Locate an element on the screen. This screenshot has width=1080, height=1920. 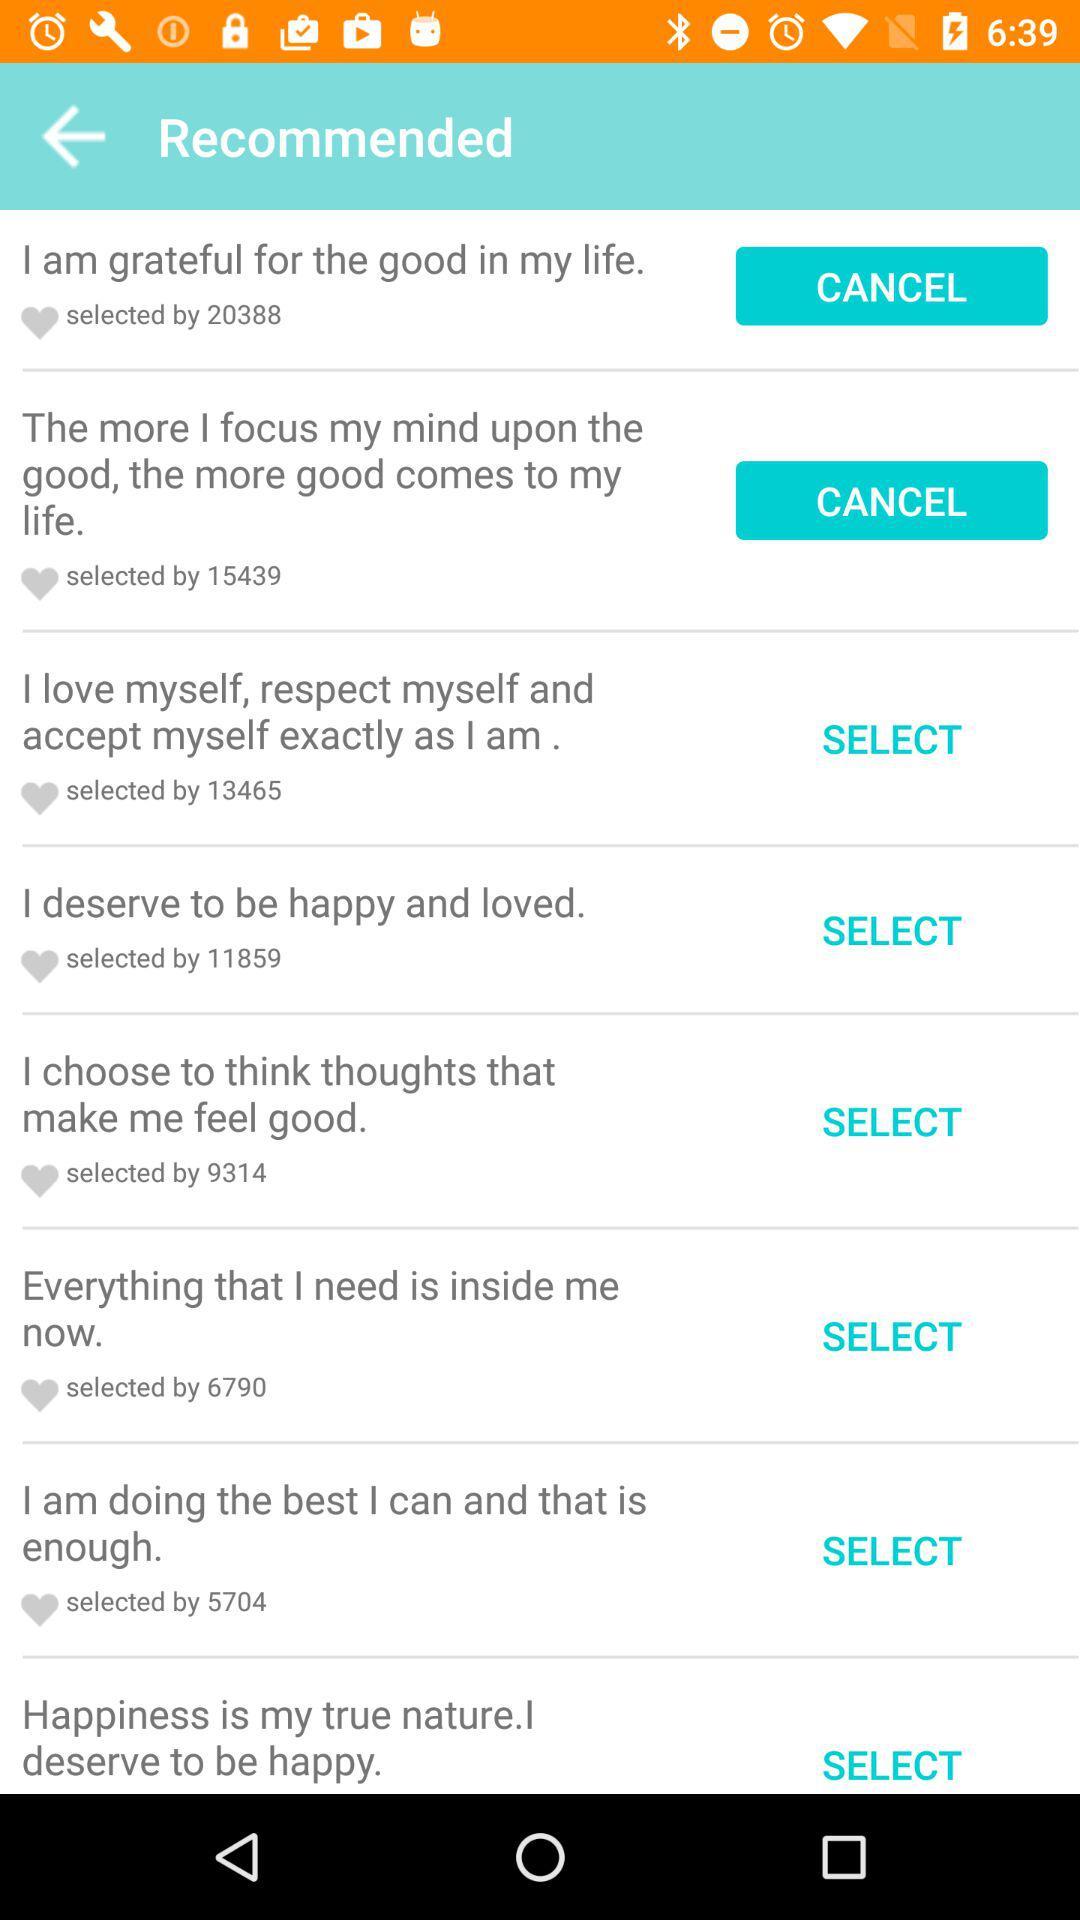
the icon next to select is located at coordinates (340, 710).